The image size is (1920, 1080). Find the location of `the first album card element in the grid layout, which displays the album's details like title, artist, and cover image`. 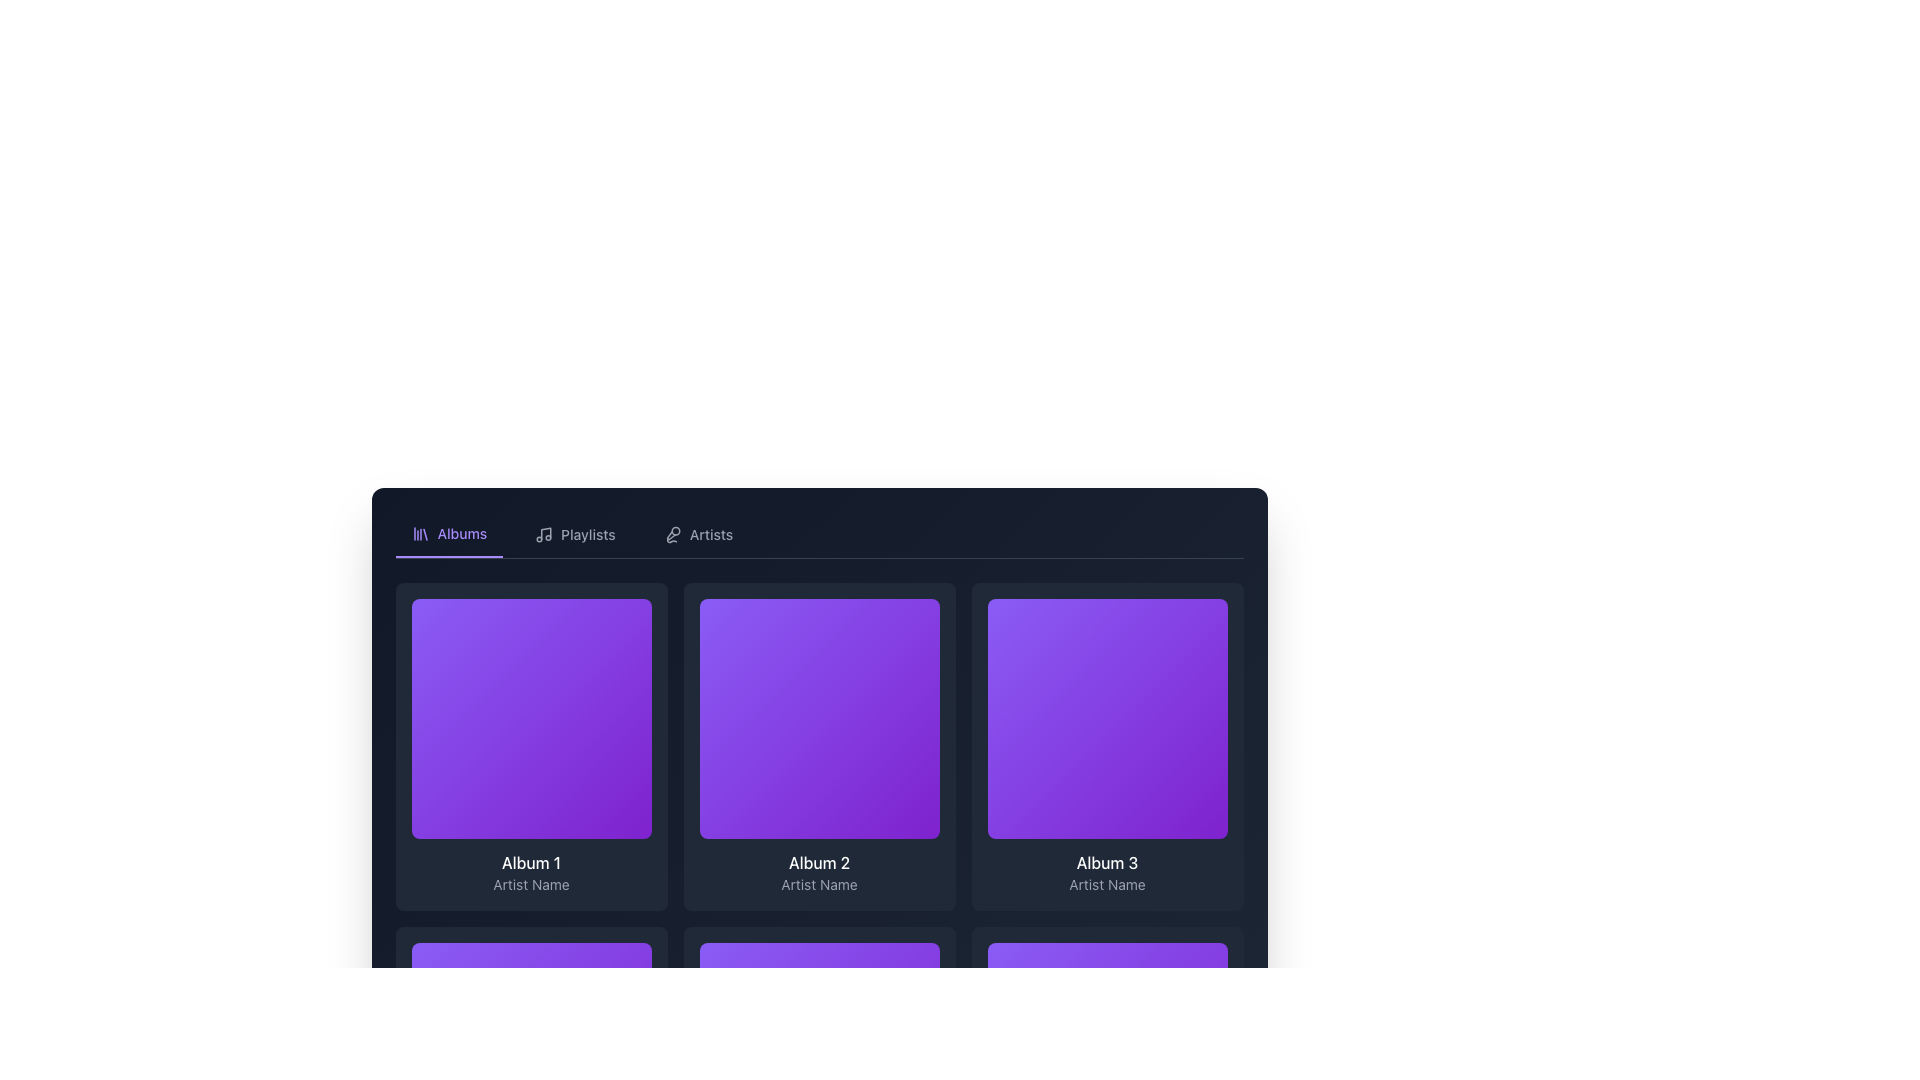

the first album card element in the grid layout, which displays the album's details like title, artist, and cover image is located at coordinates (531, 747).